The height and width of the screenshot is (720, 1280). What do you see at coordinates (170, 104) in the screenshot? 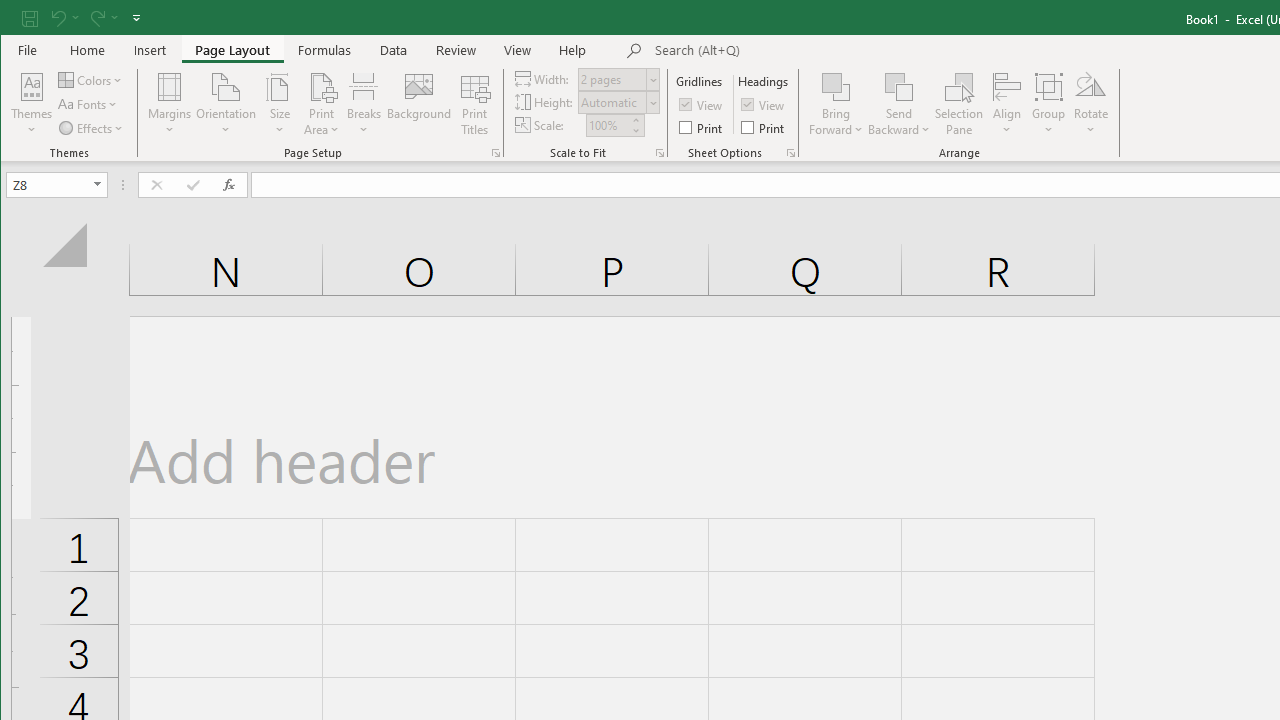
I see `'Margins'` at bounding box center [170, 104].